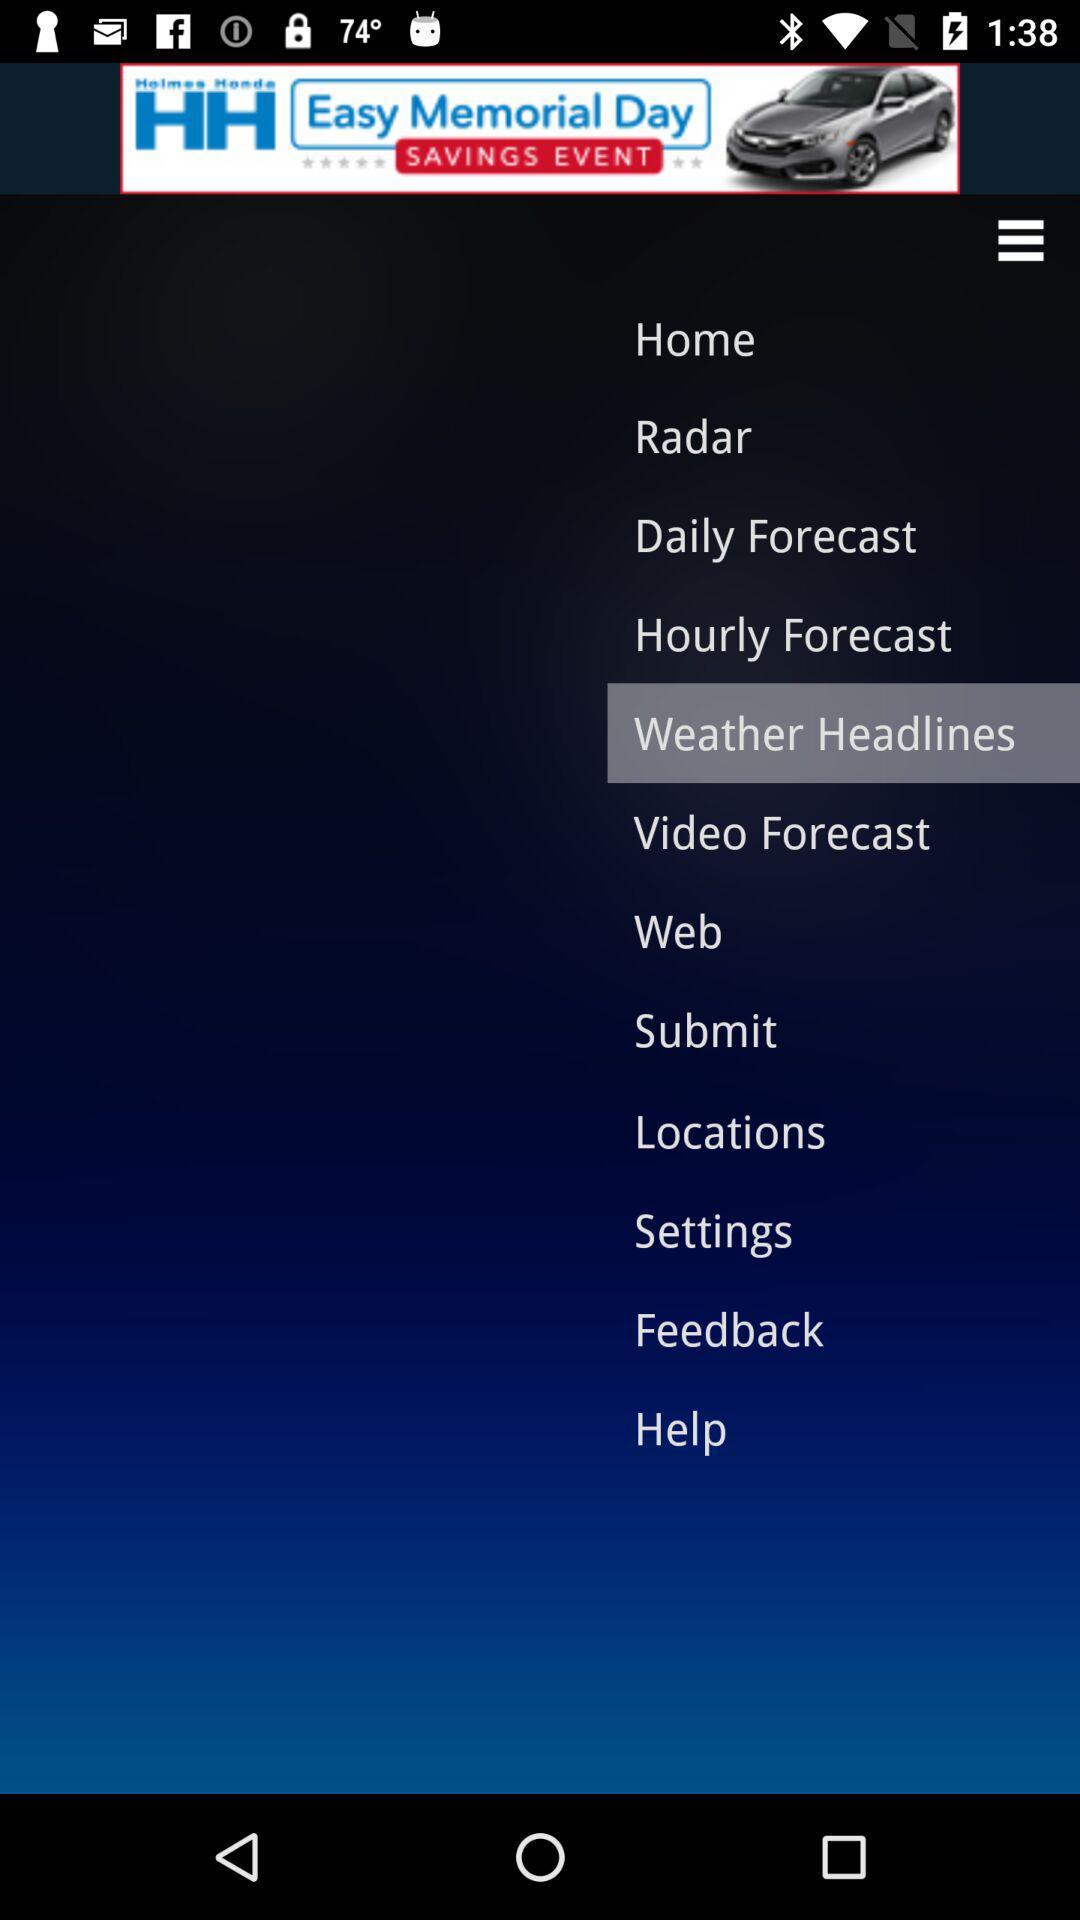 The image size is (1080, 1920). I want to click on the icon above the video forecast, so click(828, 731).